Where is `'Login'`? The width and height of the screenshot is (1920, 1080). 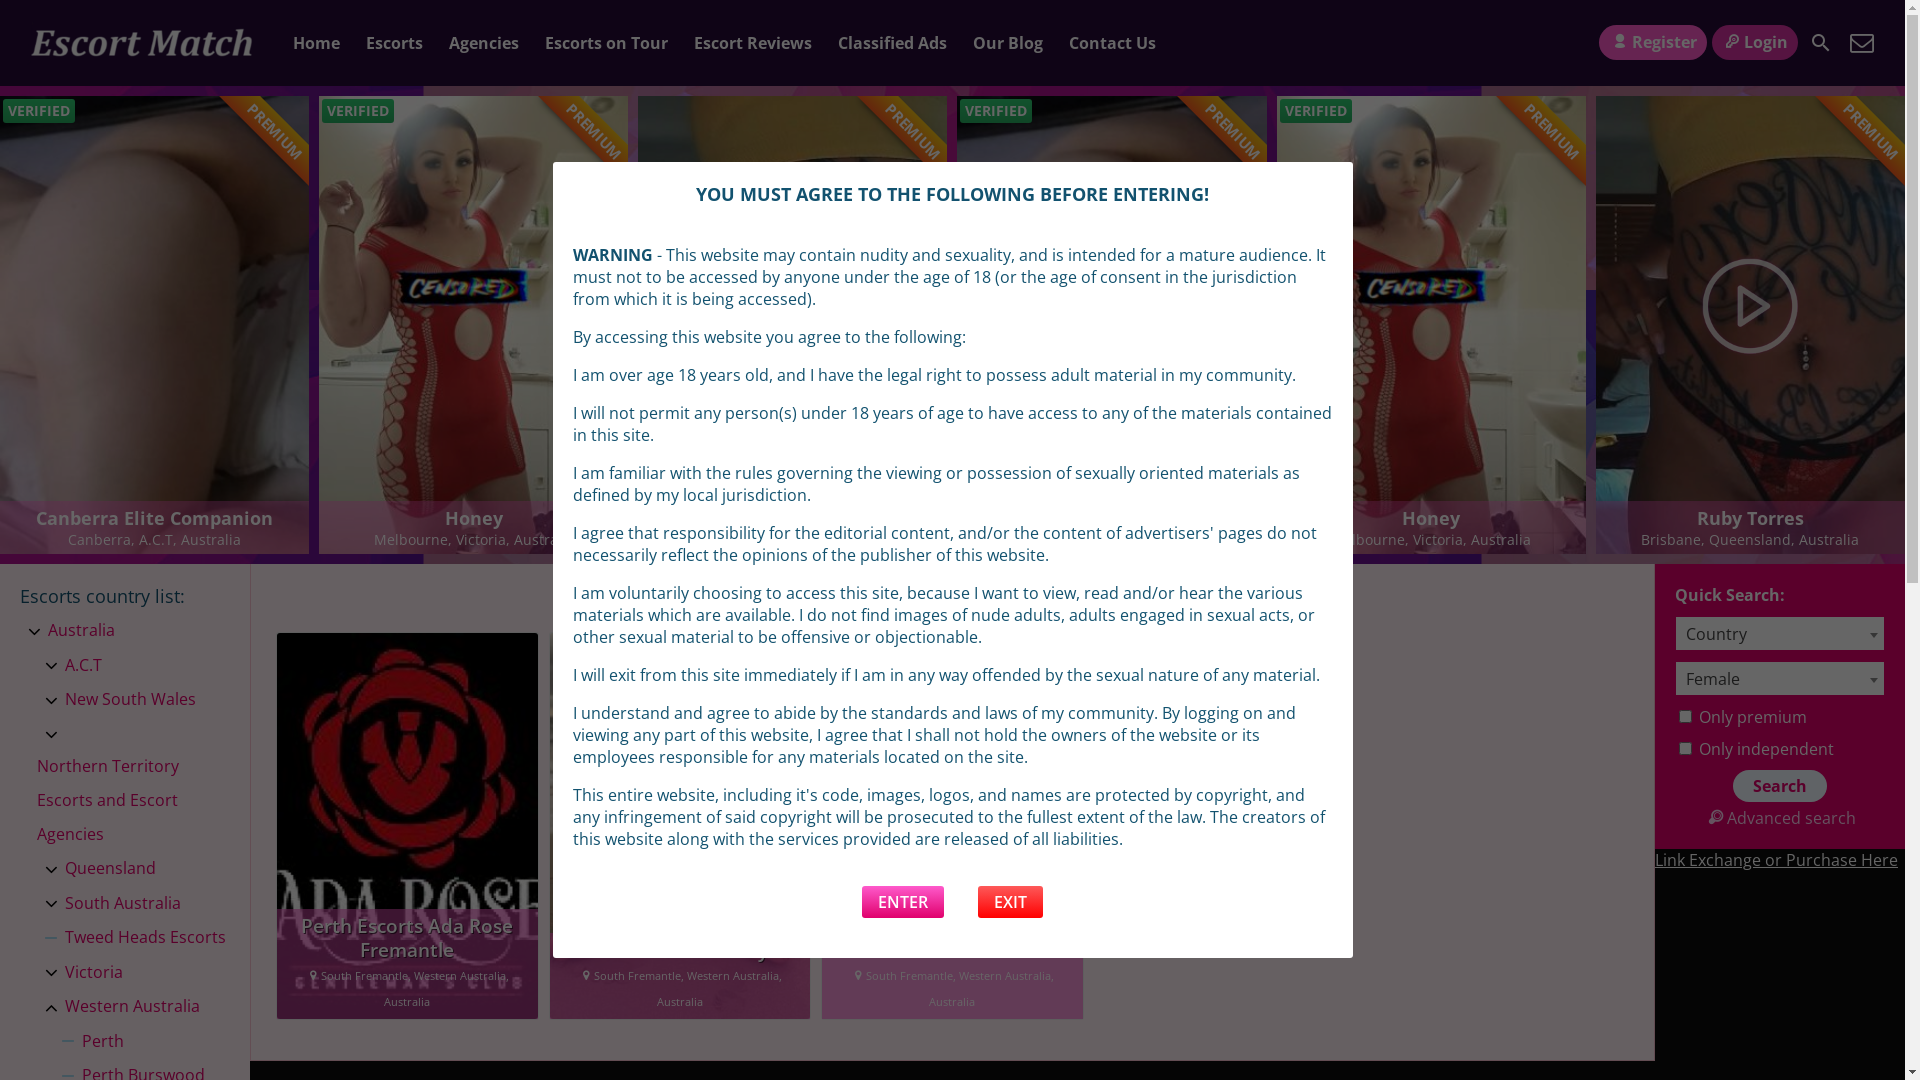 'Login' is located at coordinates (1754, 42).